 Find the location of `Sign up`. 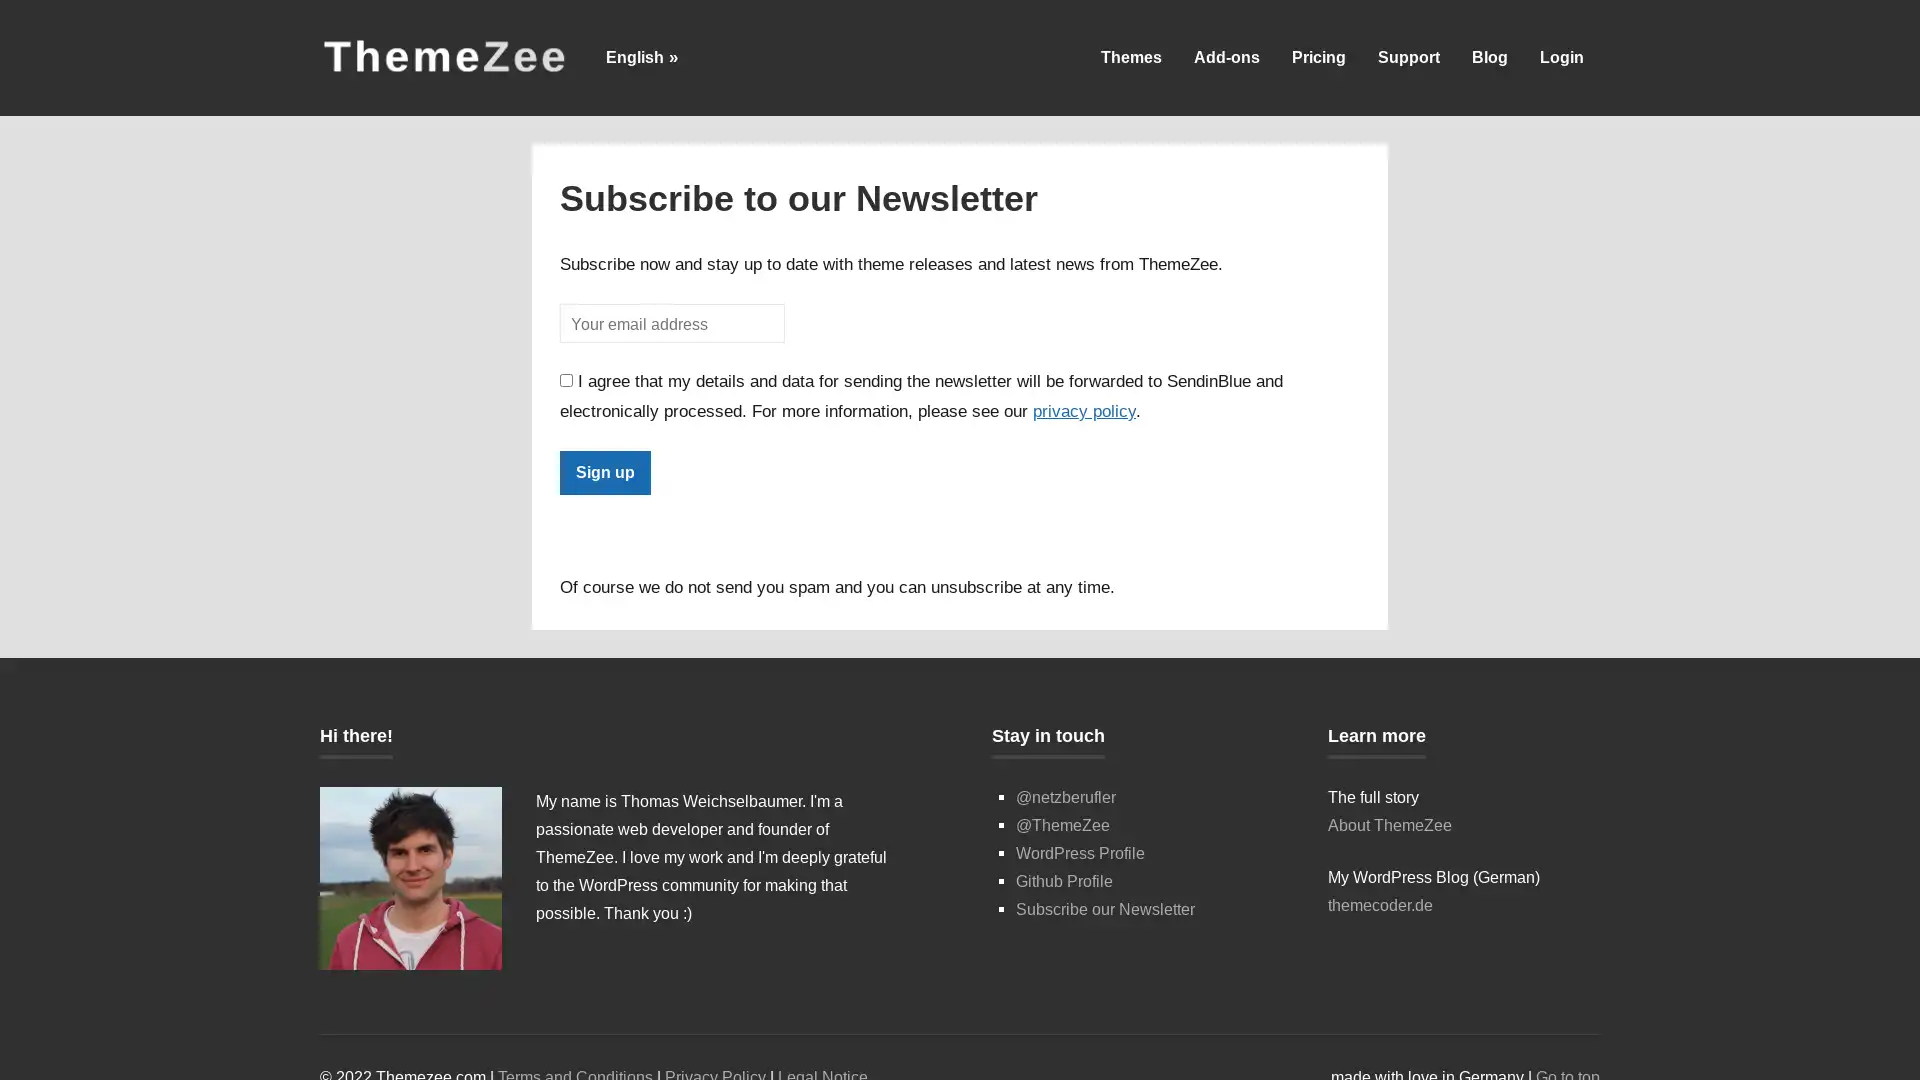

Sign up is located at coordinates (604, 471).